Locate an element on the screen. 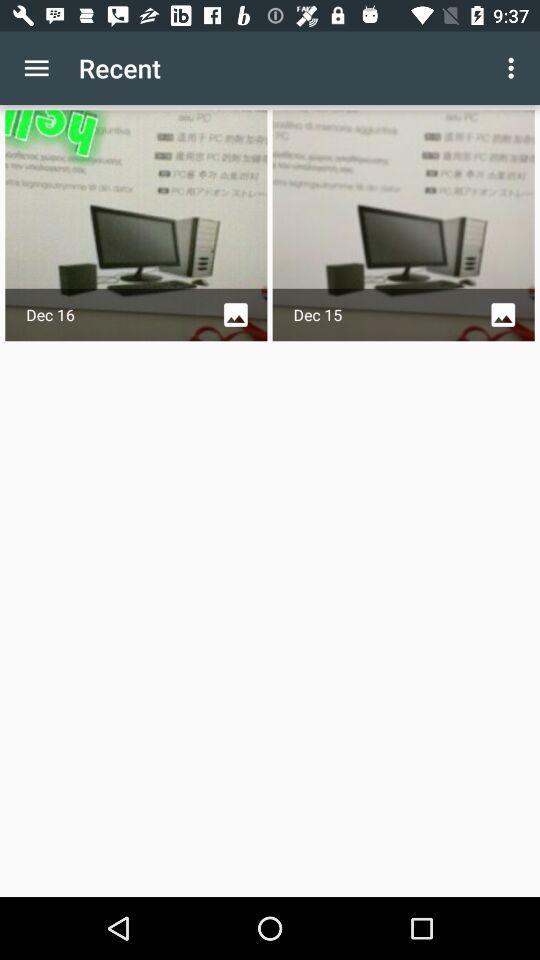 This screenshot has height=960, width=540. the icon next to recent item is located at coordinates (36, 68).